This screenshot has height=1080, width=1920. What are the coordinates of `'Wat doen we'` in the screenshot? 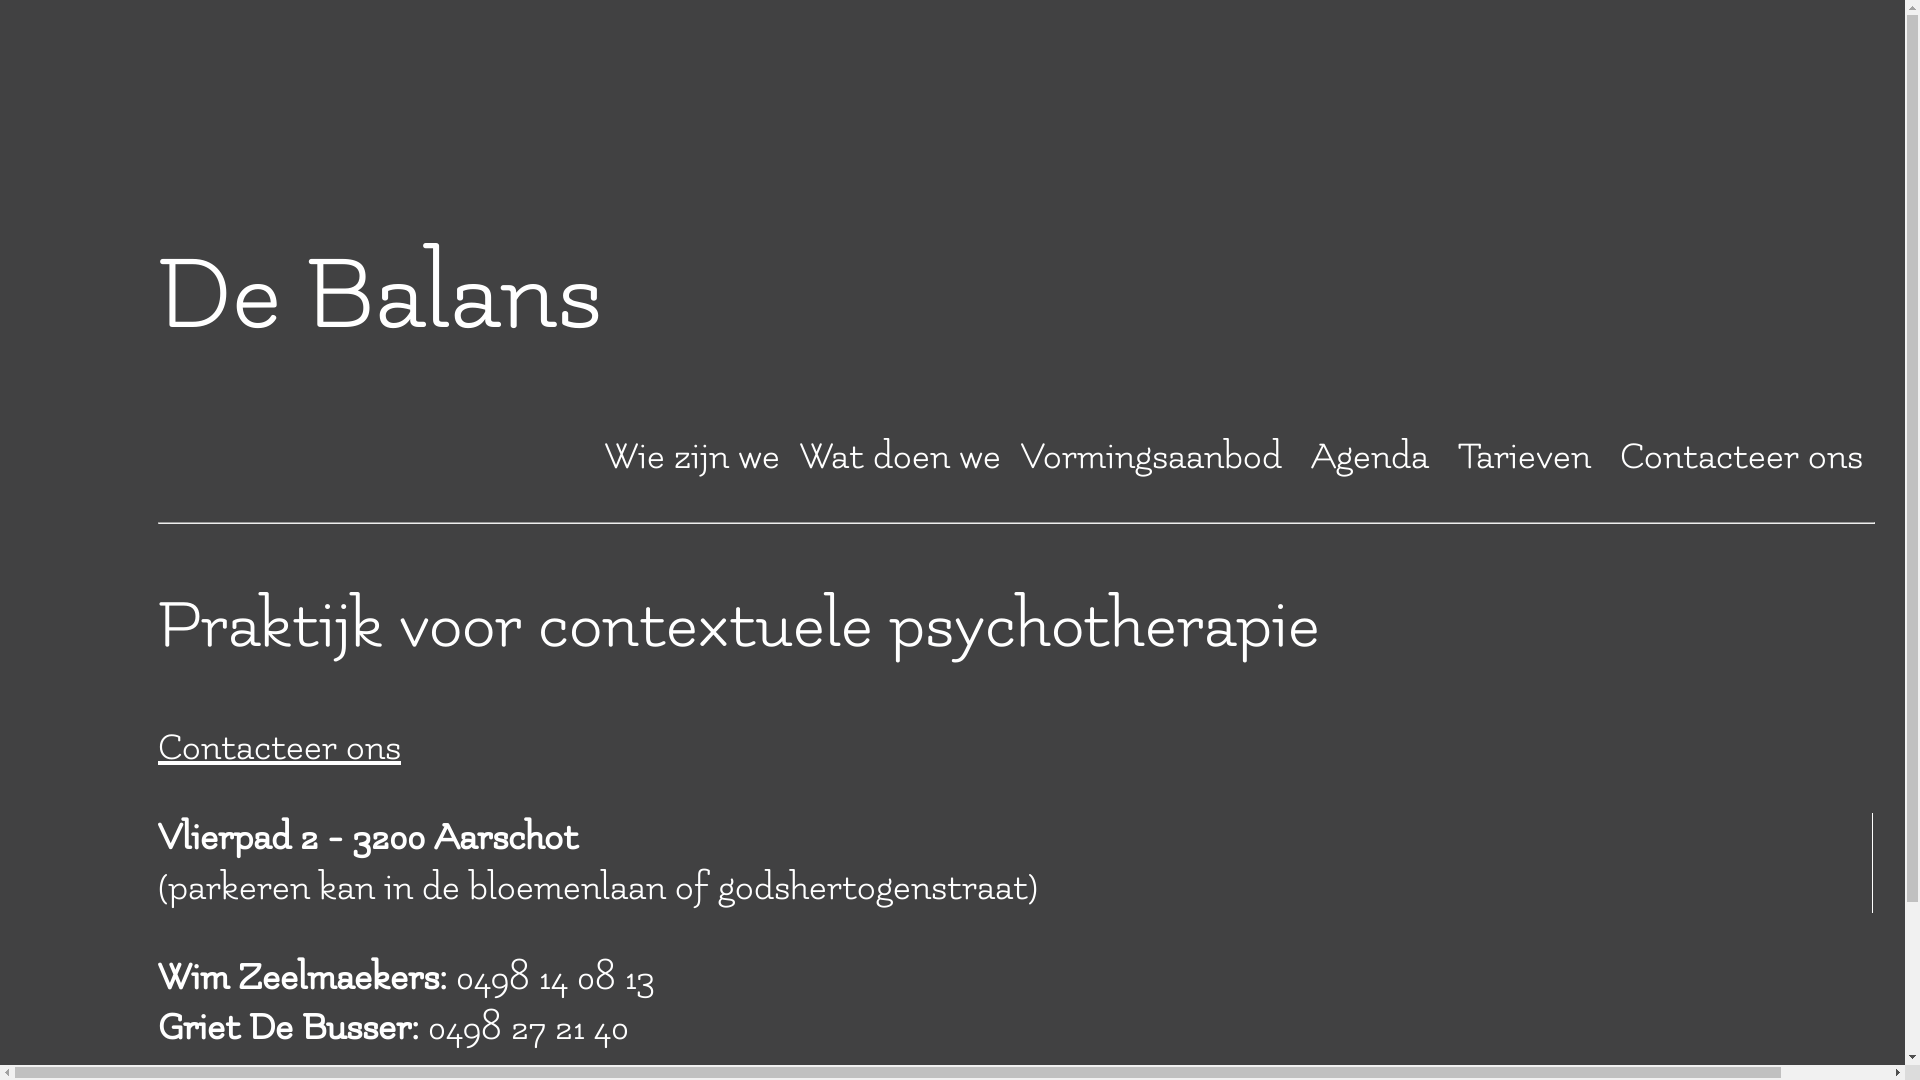 It's located at (800, 456).